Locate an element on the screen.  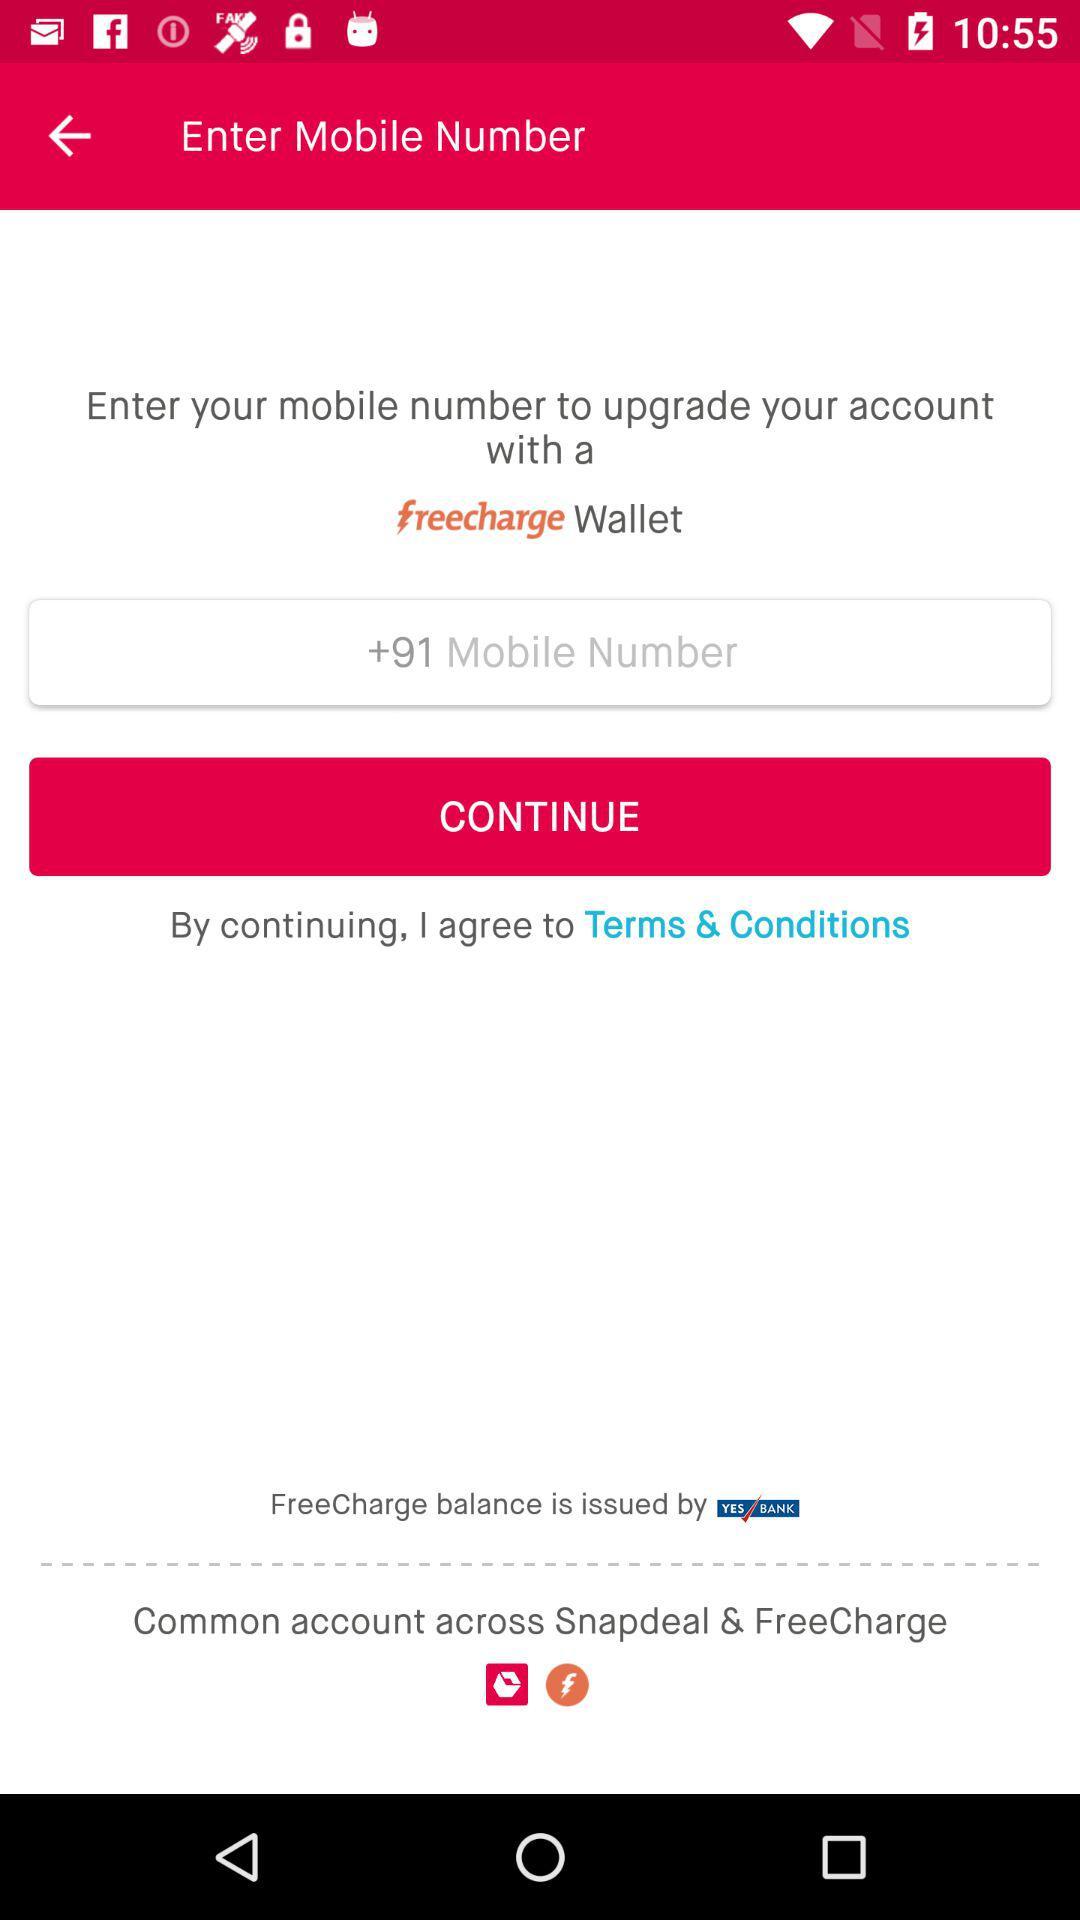
the icon to the left of the enter mobile number icon is located at coordinates (69, 135).